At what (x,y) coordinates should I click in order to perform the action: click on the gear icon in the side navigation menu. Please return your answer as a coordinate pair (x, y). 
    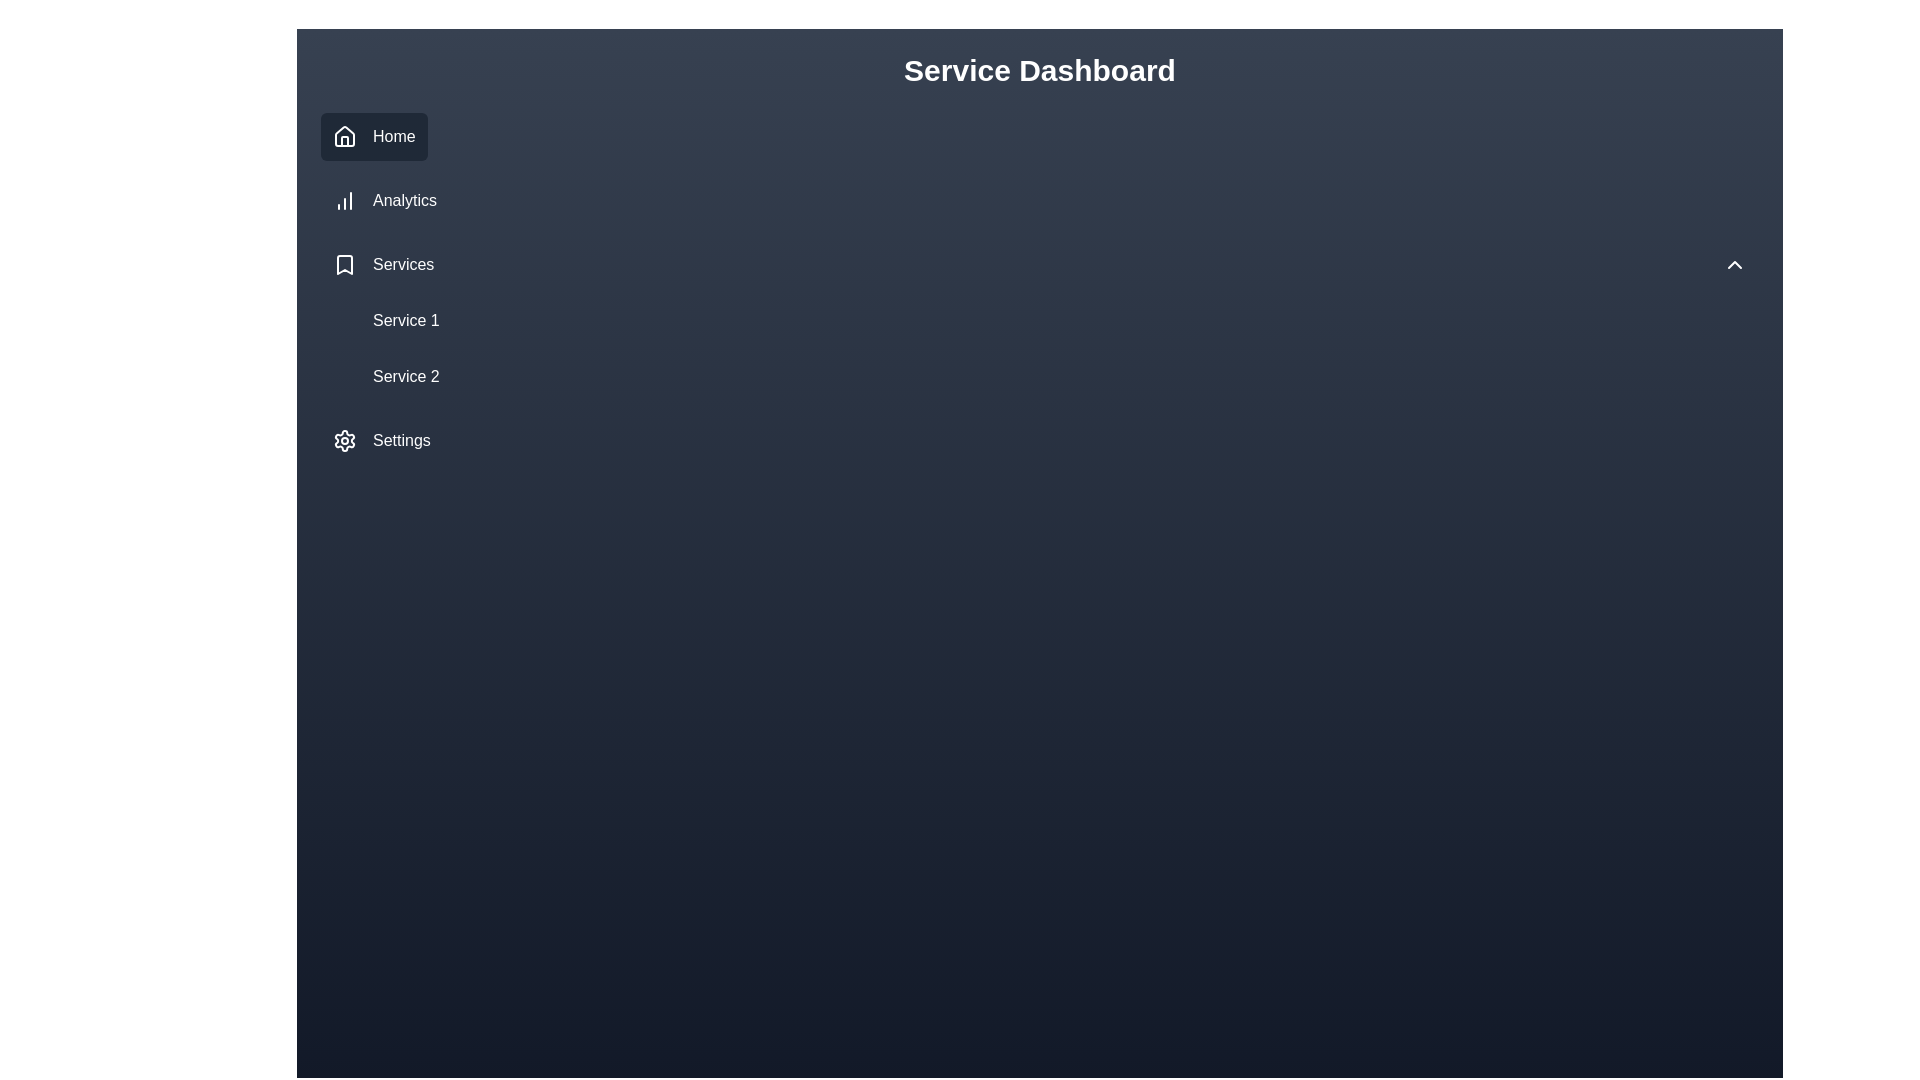
    Looking at the image, I should click on (345, 439).